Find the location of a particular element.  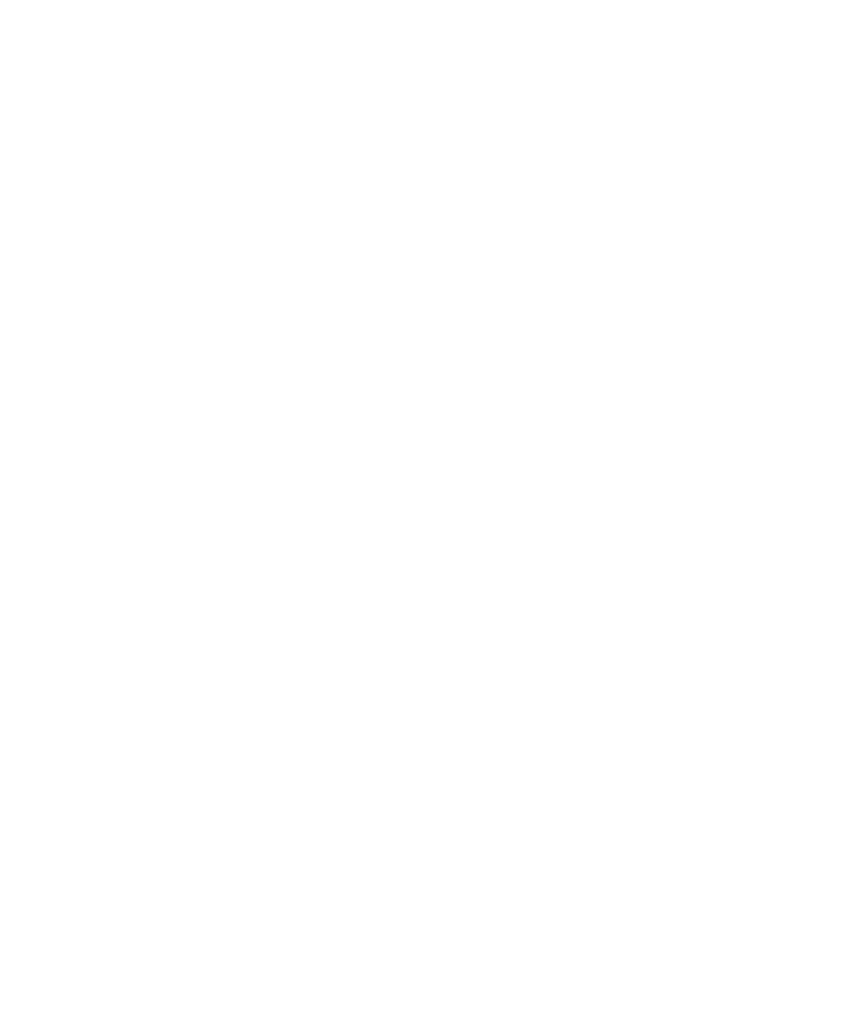

'About' is located at coordinates (32, 742).